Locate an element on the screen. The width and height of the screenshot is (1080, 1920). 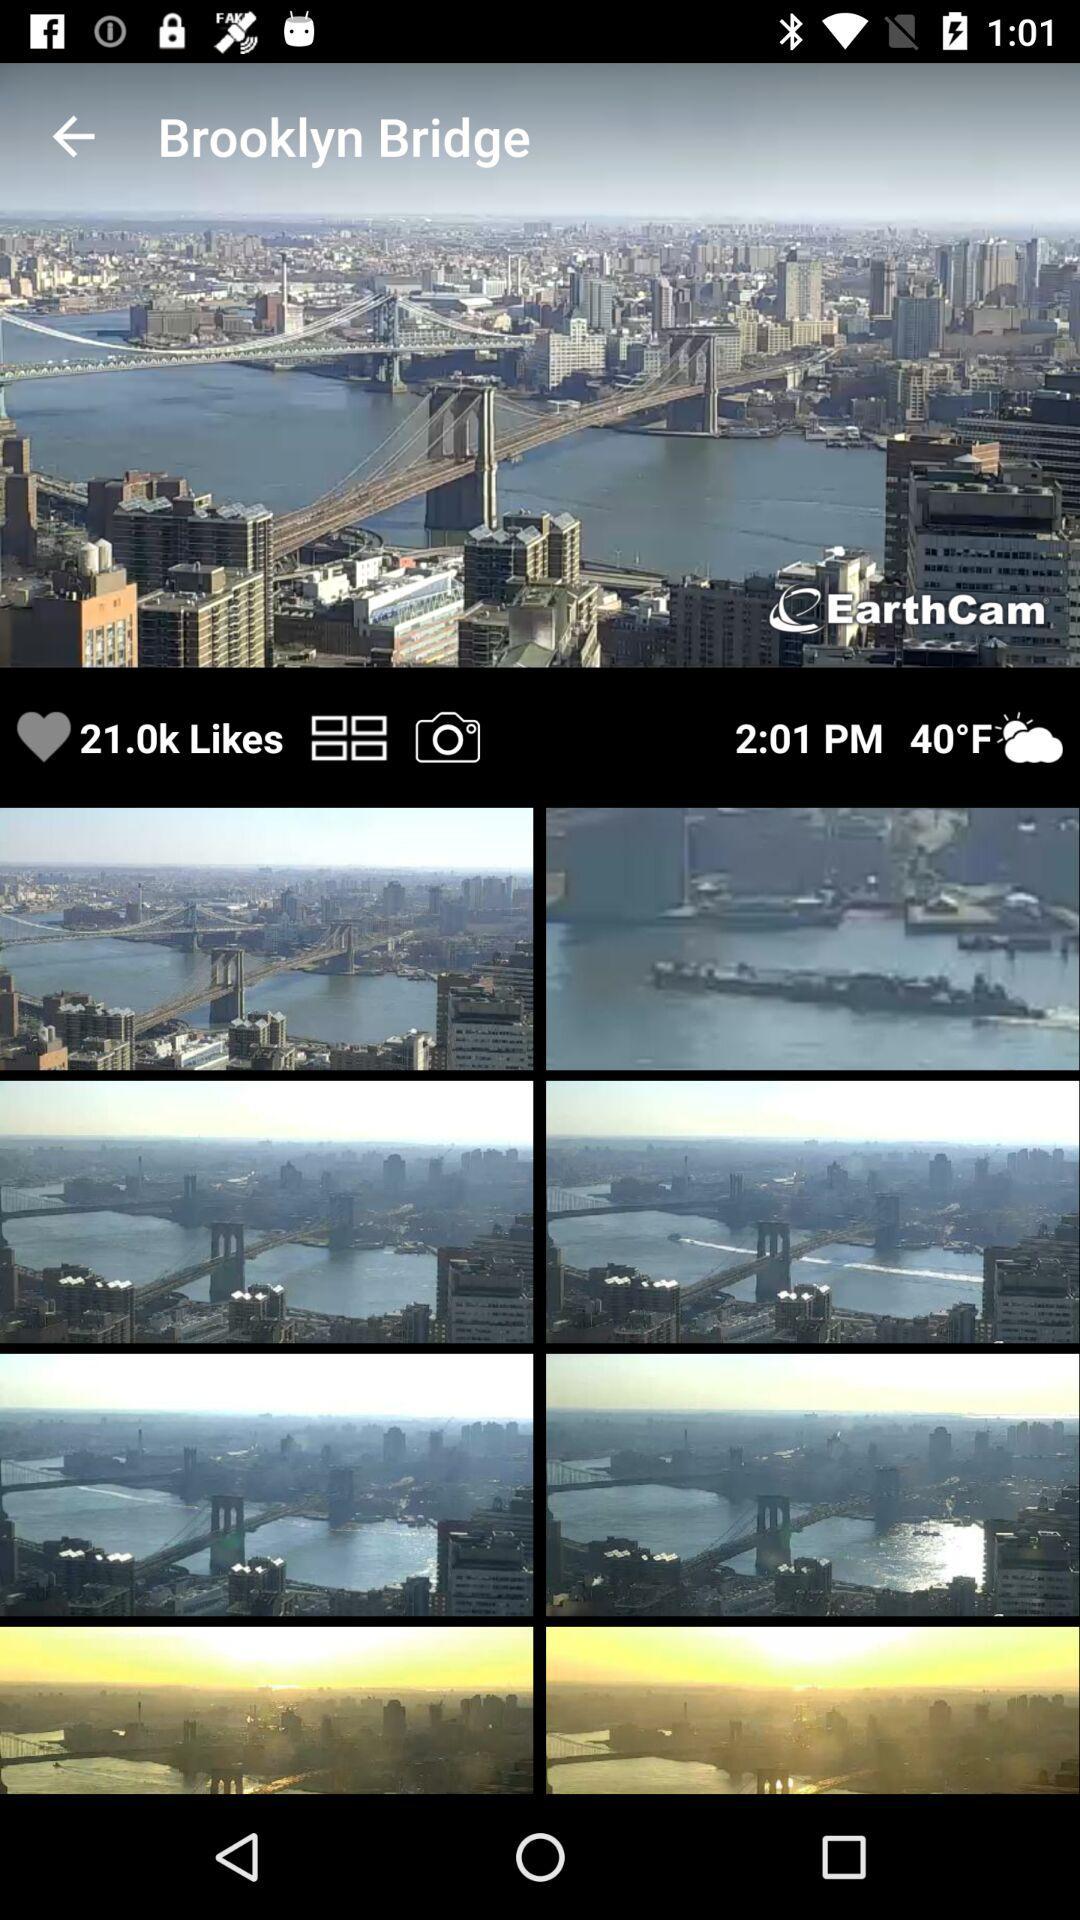
option is located at coordinates (446, 736).